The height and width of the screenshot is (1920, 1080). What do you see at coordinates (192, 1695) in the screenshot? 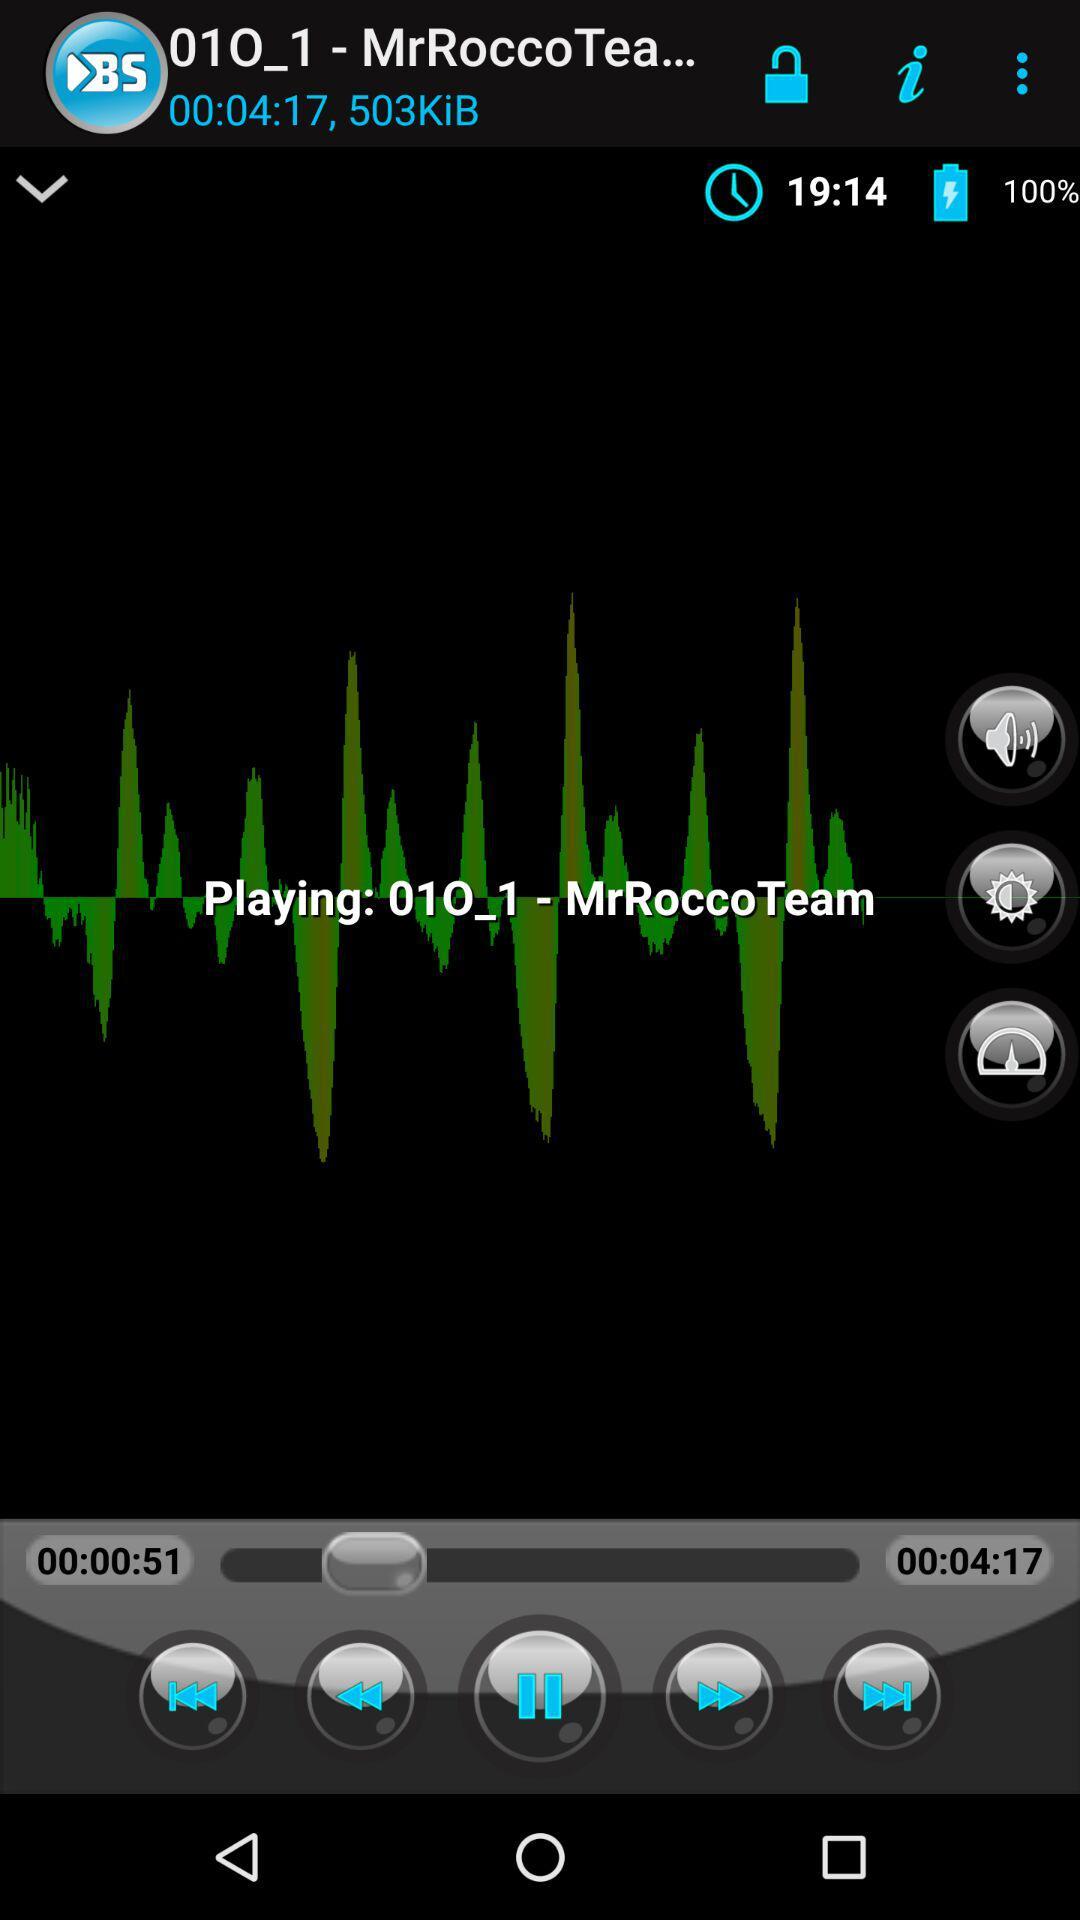
I see `the av_rewind icon` at bounding box center [192, 1695].